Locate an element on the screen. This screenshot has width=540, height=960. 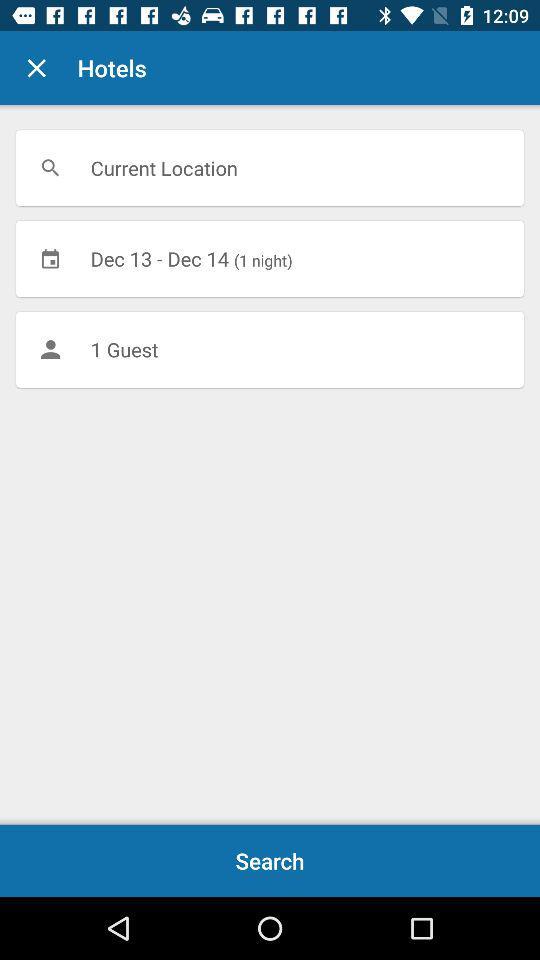
icon below current location is located at coordinates (270, 257).